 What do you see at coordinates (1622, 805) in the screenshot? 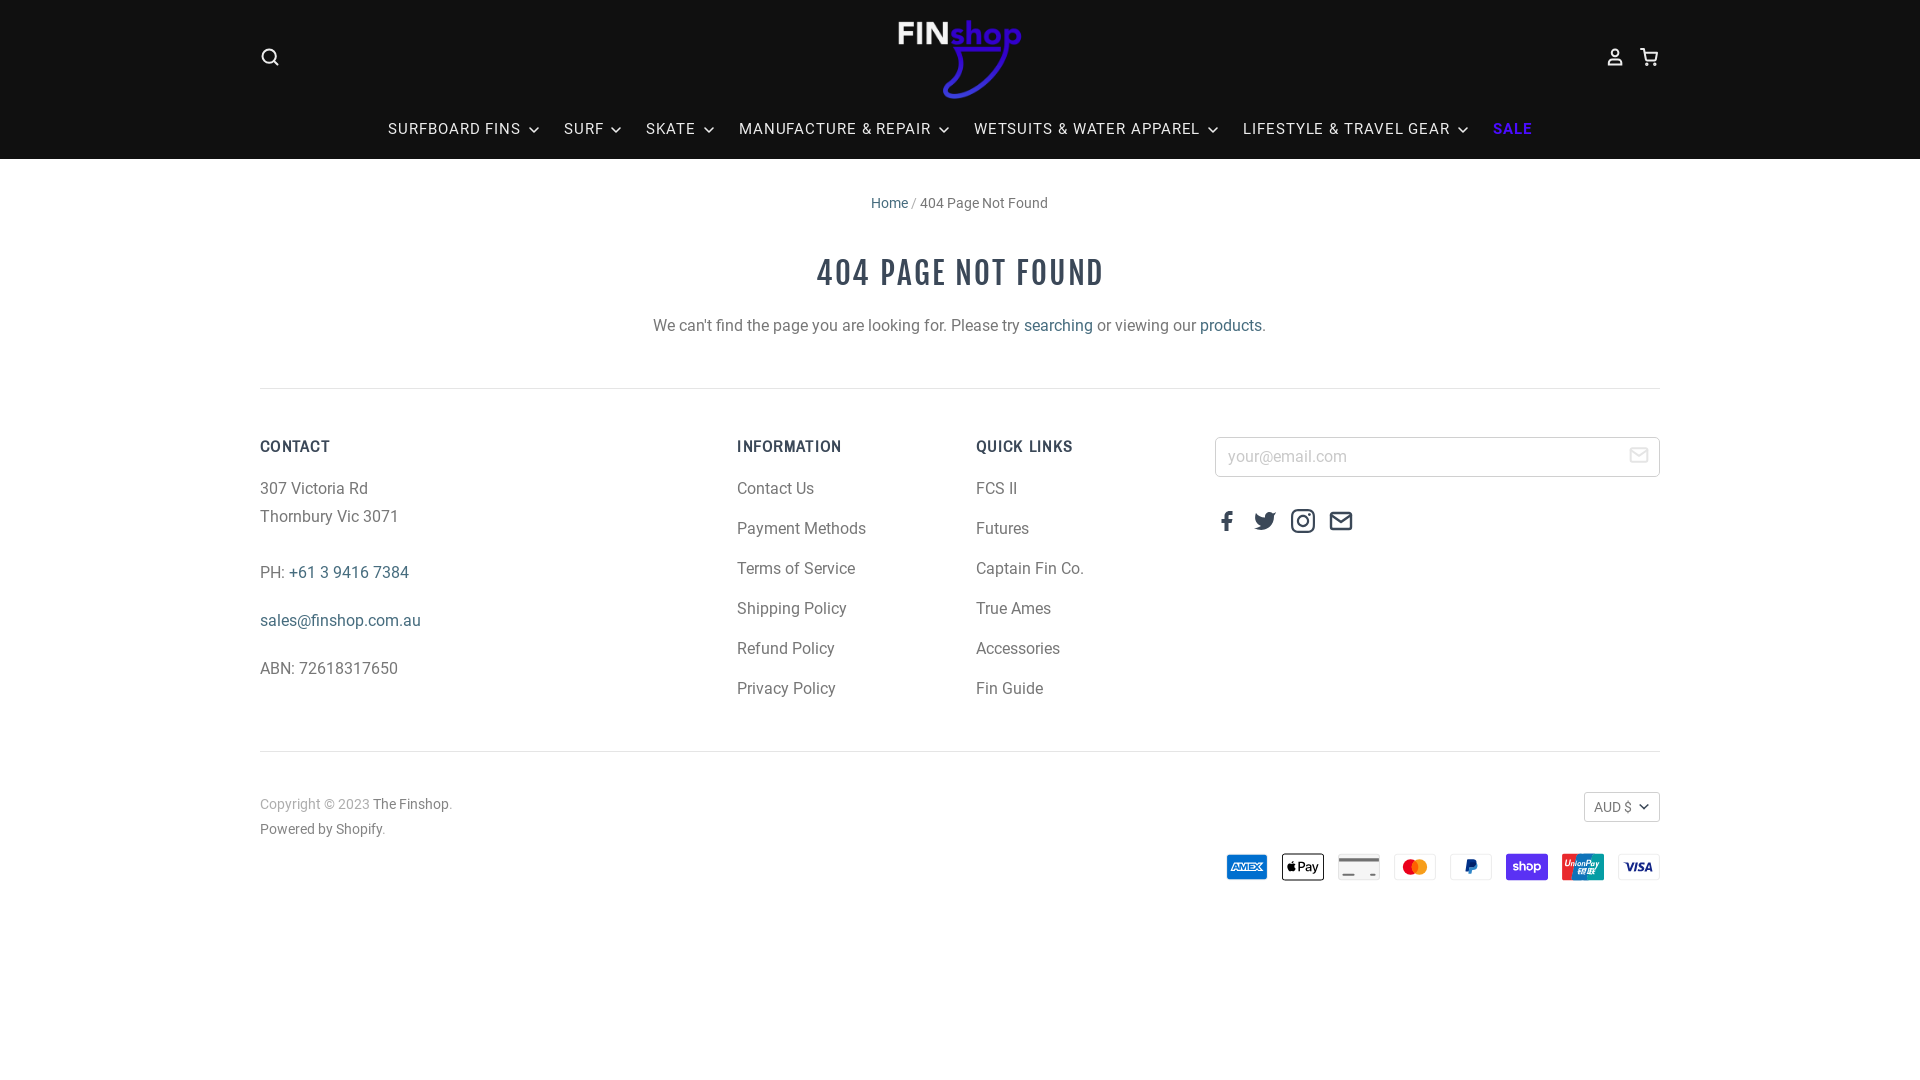
I see `'AUD $'` at bounding box center [1622, 805].